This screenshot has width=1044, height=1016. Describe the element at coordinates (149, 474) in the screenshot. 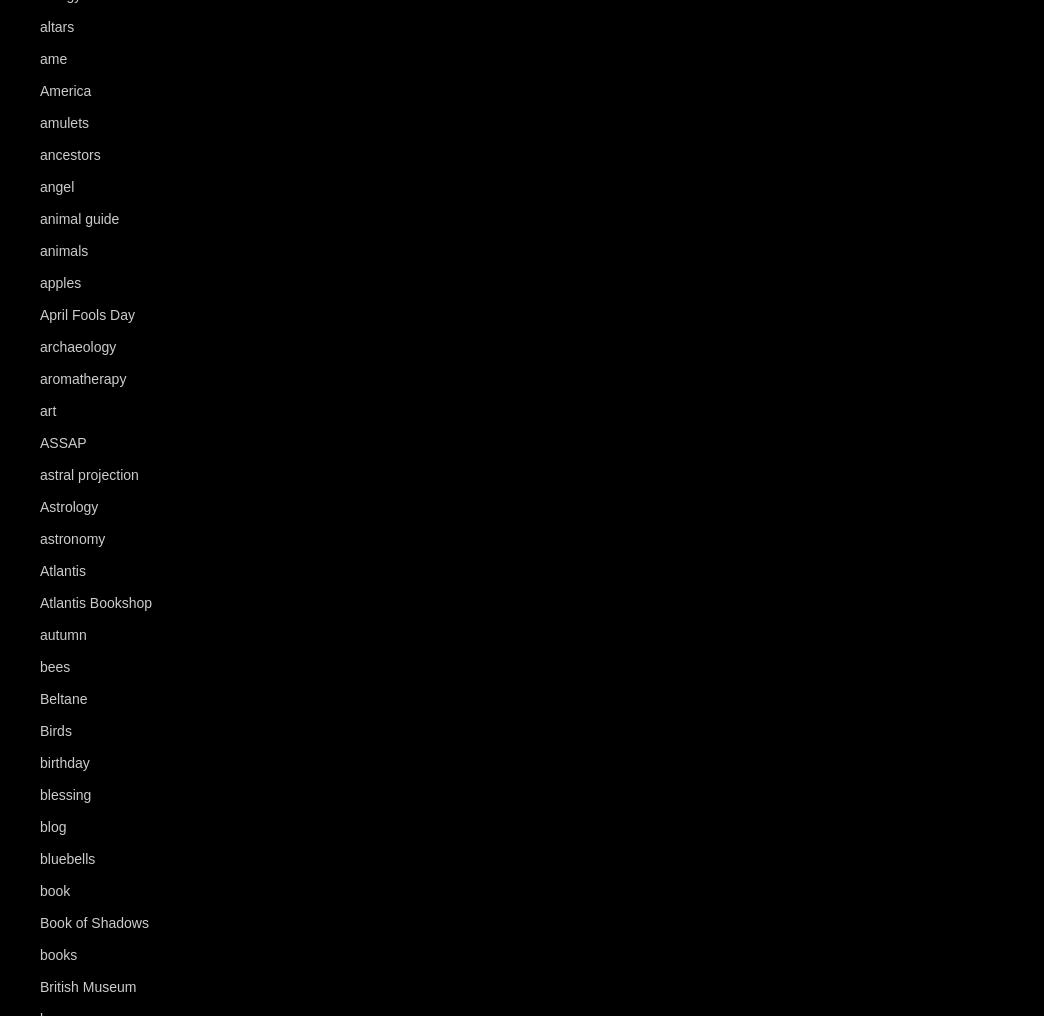

I see `'(4)'` at that location.